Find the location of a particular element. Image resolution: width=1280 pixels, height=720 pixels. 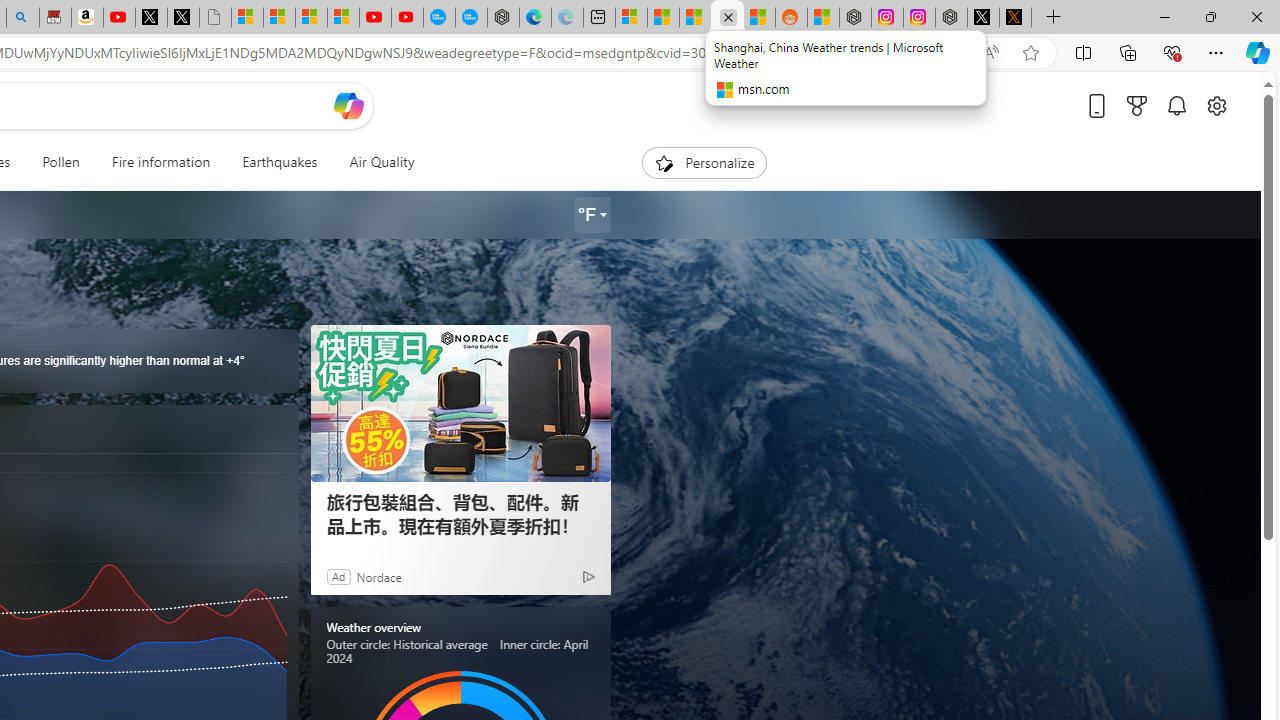

'Earthquakes' is located at coordinates (278, 162).